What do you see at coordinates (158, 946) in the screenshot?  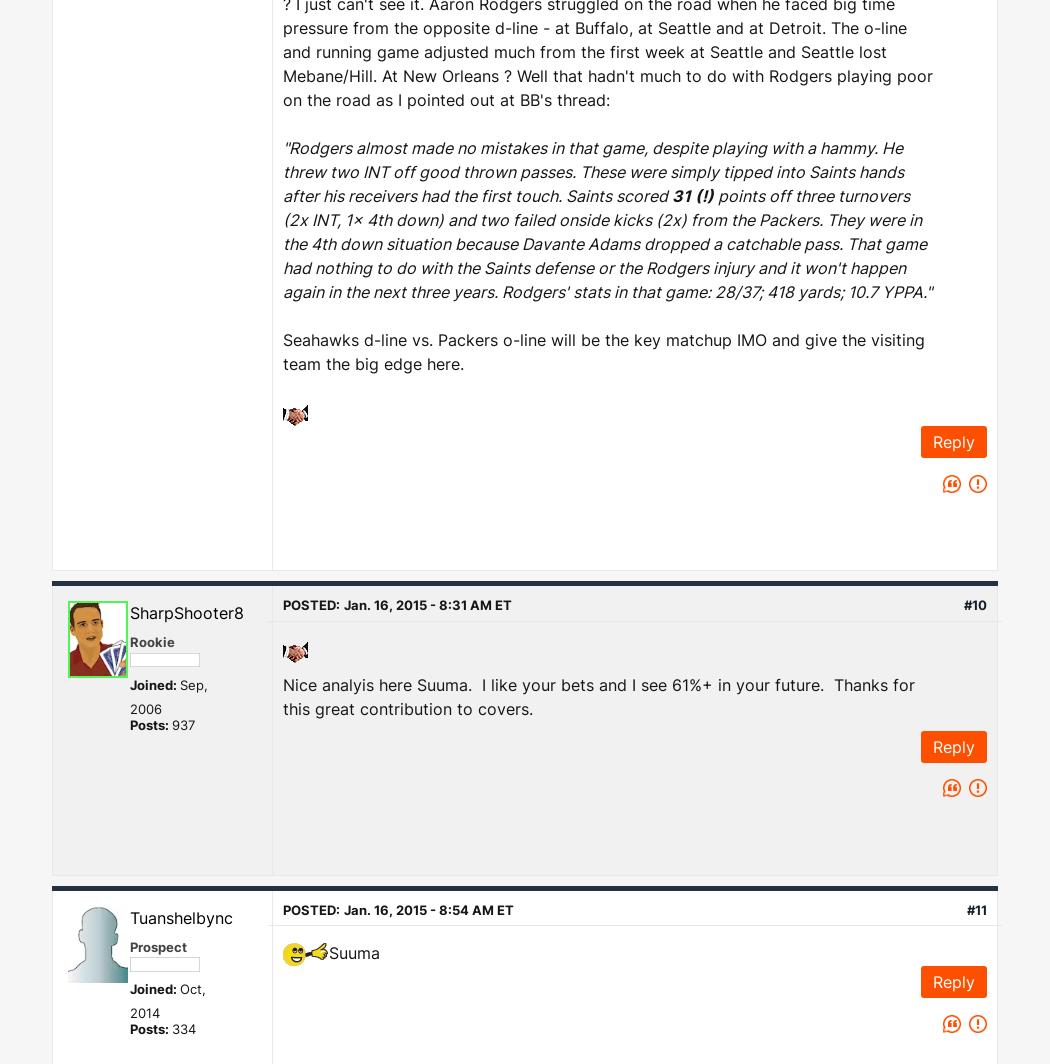 I see `'Prospect'` at bounding box center [158, 946].